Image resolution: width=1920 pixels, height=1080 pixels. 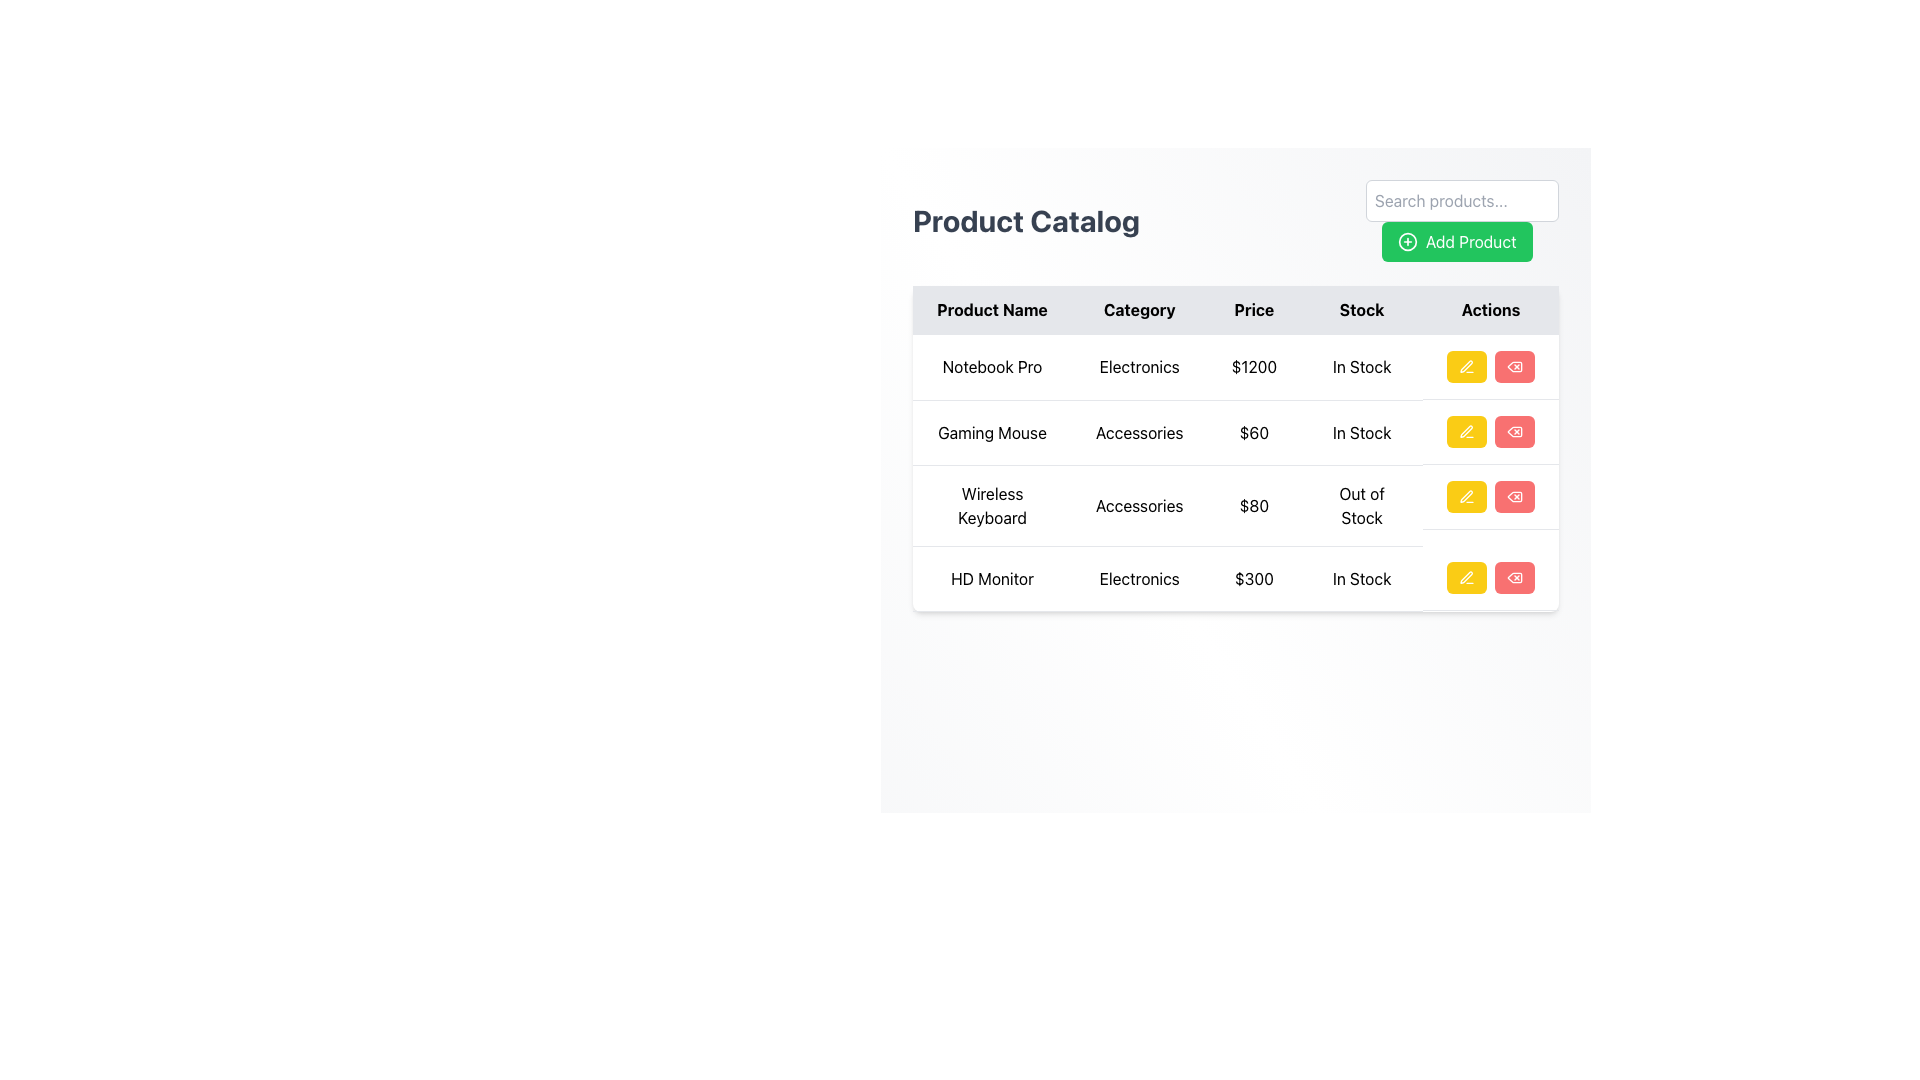 I want to click on the static text label displaying 'Electronics', which is located in the second cell under the 'Category' column of the product 'HD Monitor' row, so click(x=1139, y=578).